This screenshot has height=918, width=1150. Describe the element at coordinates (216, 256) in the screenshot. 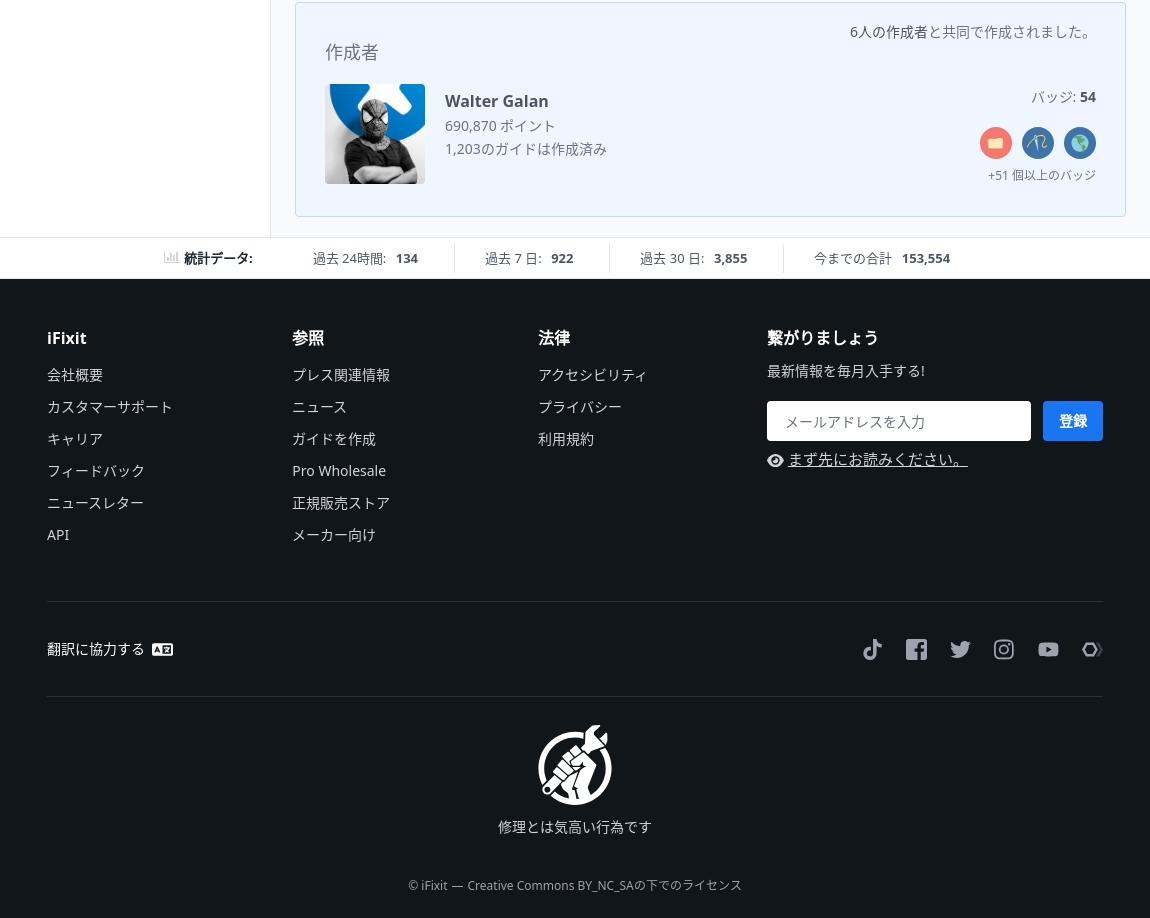

I see `'統計データ:'` at that location.